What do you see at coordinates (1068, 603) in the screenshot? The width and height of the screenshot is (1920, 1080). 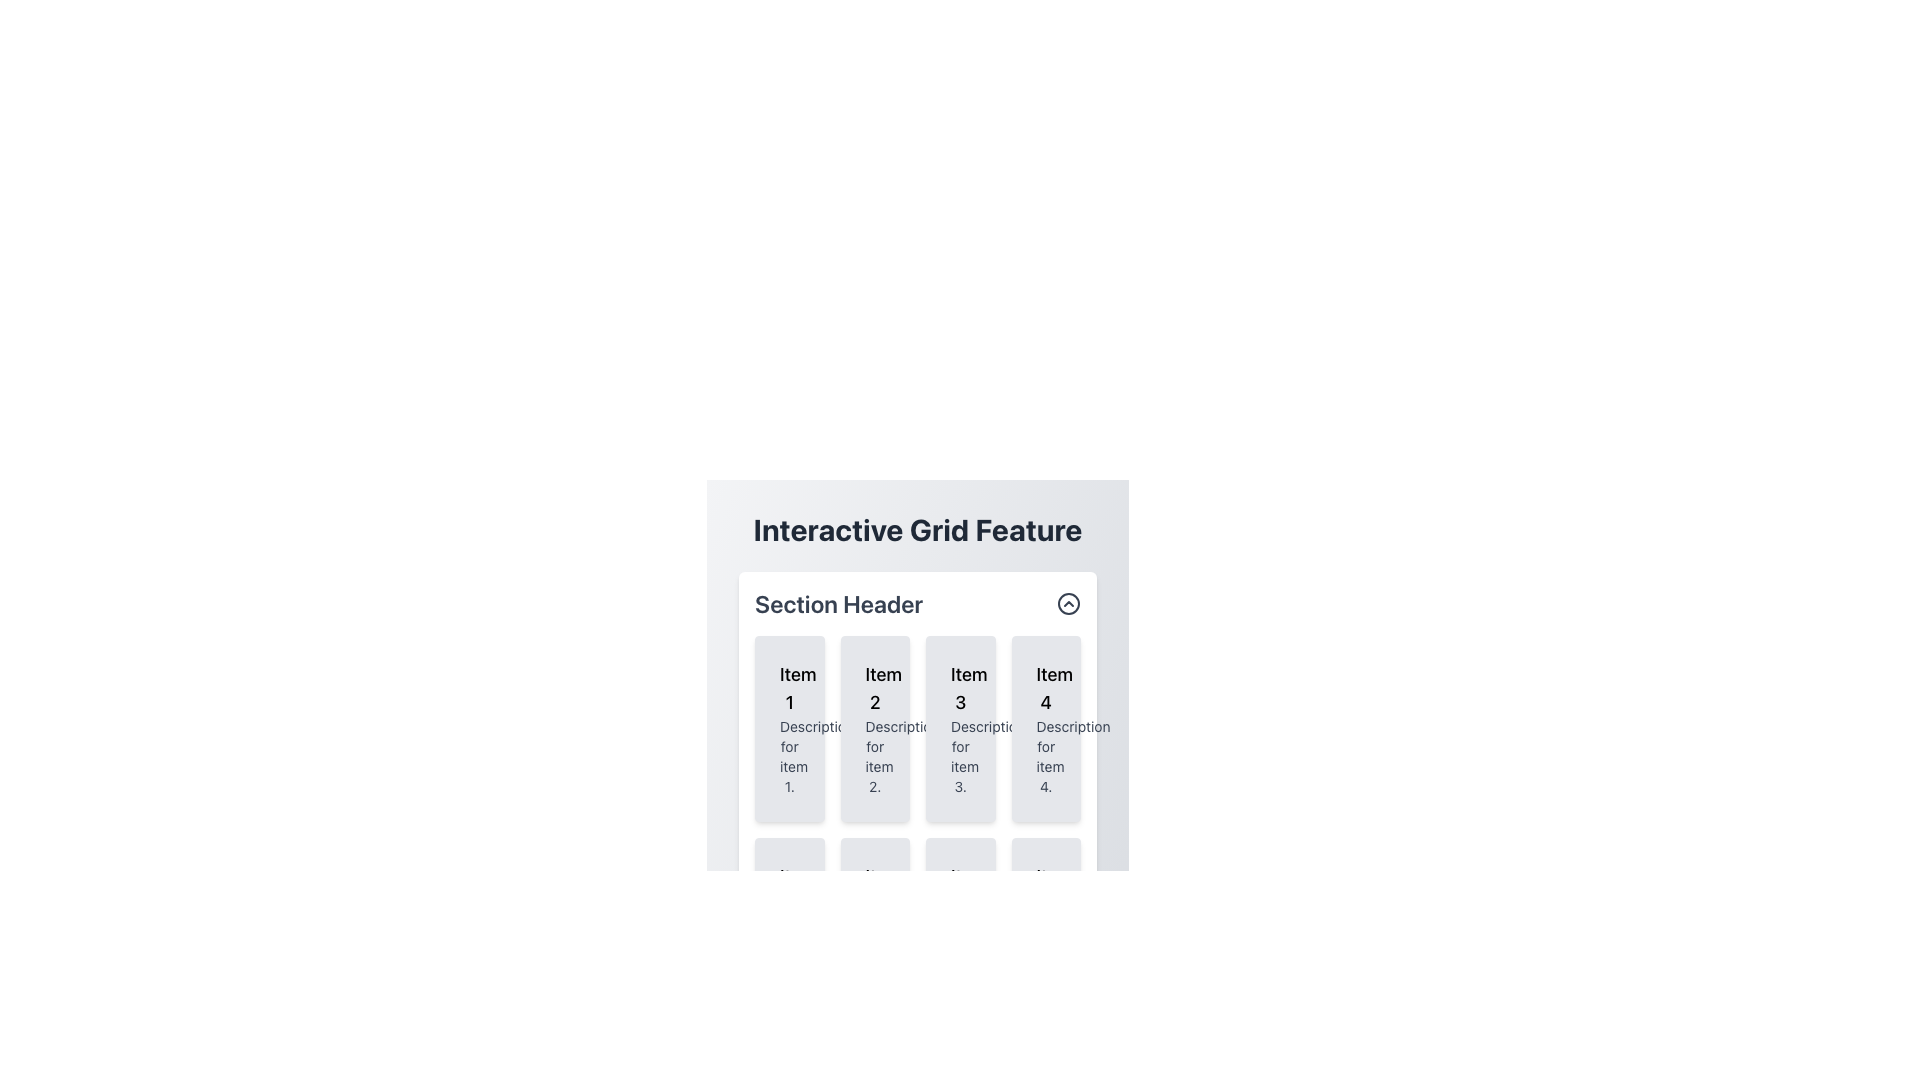 I see `the circular icon button with an upward-pointing chevron located at the far-right side of the 'Section Header' text` at bounding box center [1068, 603].